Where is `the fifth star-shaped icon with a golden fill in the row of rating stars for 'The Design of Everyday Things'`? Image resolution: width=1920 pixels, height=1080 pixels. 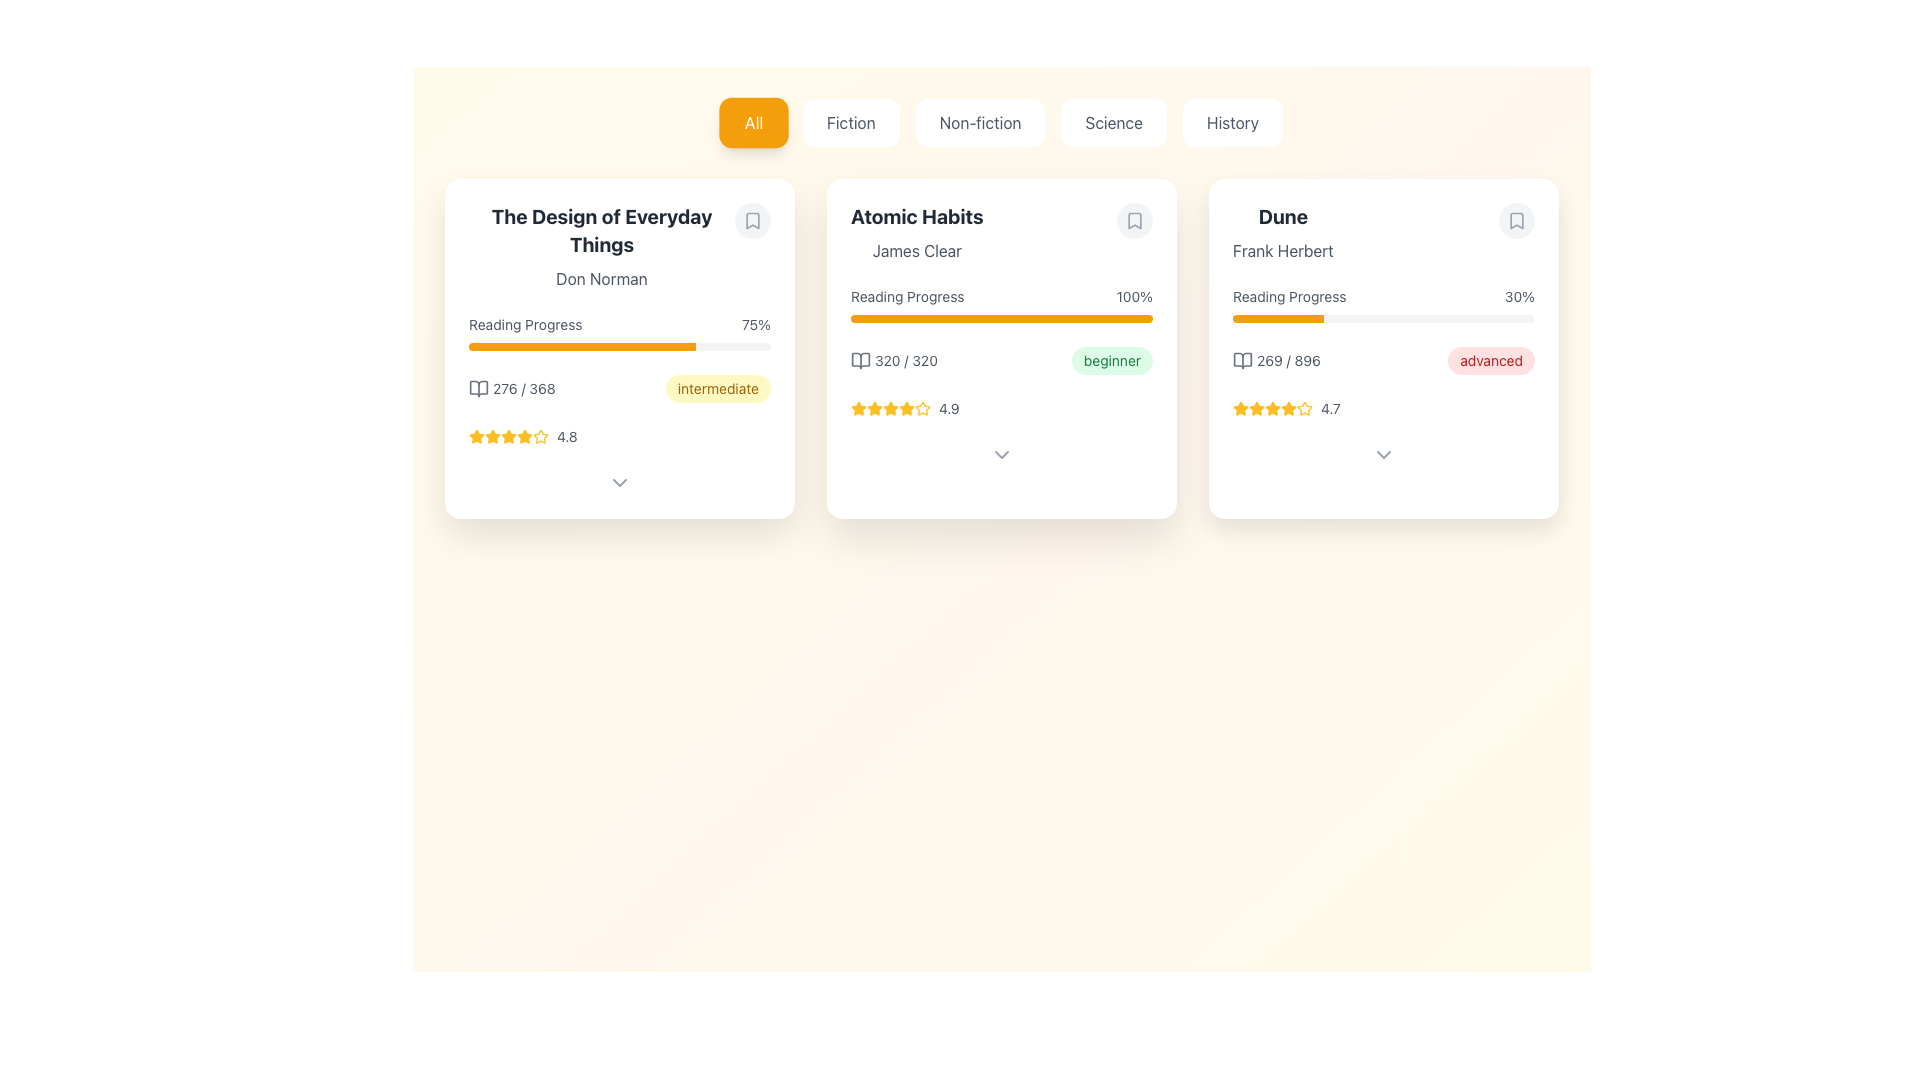
the fifth star-shaped icon with a golden fill in the row of rating stars for 'The Design of Everyday Things' is located at coordinates (524, 435).